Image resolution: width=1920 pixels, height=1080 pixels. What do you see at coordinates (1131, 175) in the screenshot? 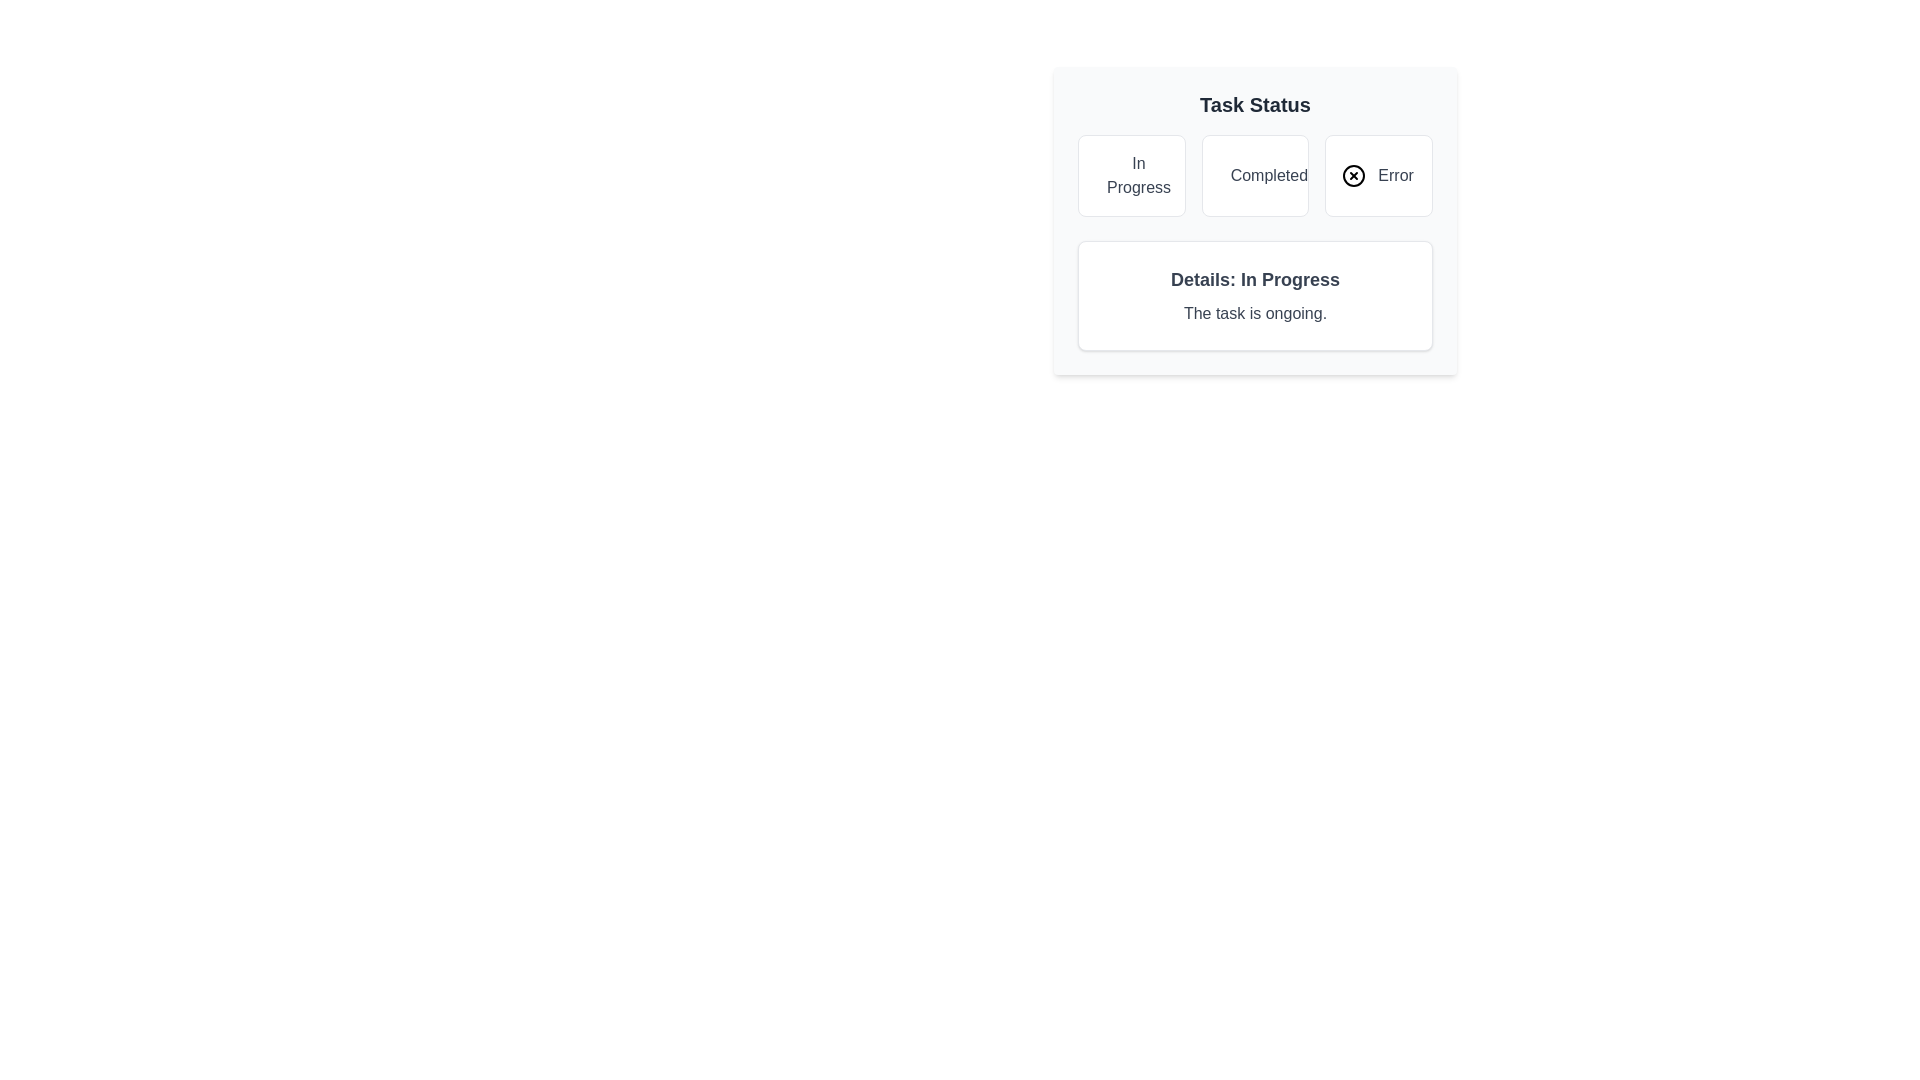
I see `the Interactive indicator element displaying 'In Progress' with a yellow border and alert icon` at bounding box center [1131, 175].